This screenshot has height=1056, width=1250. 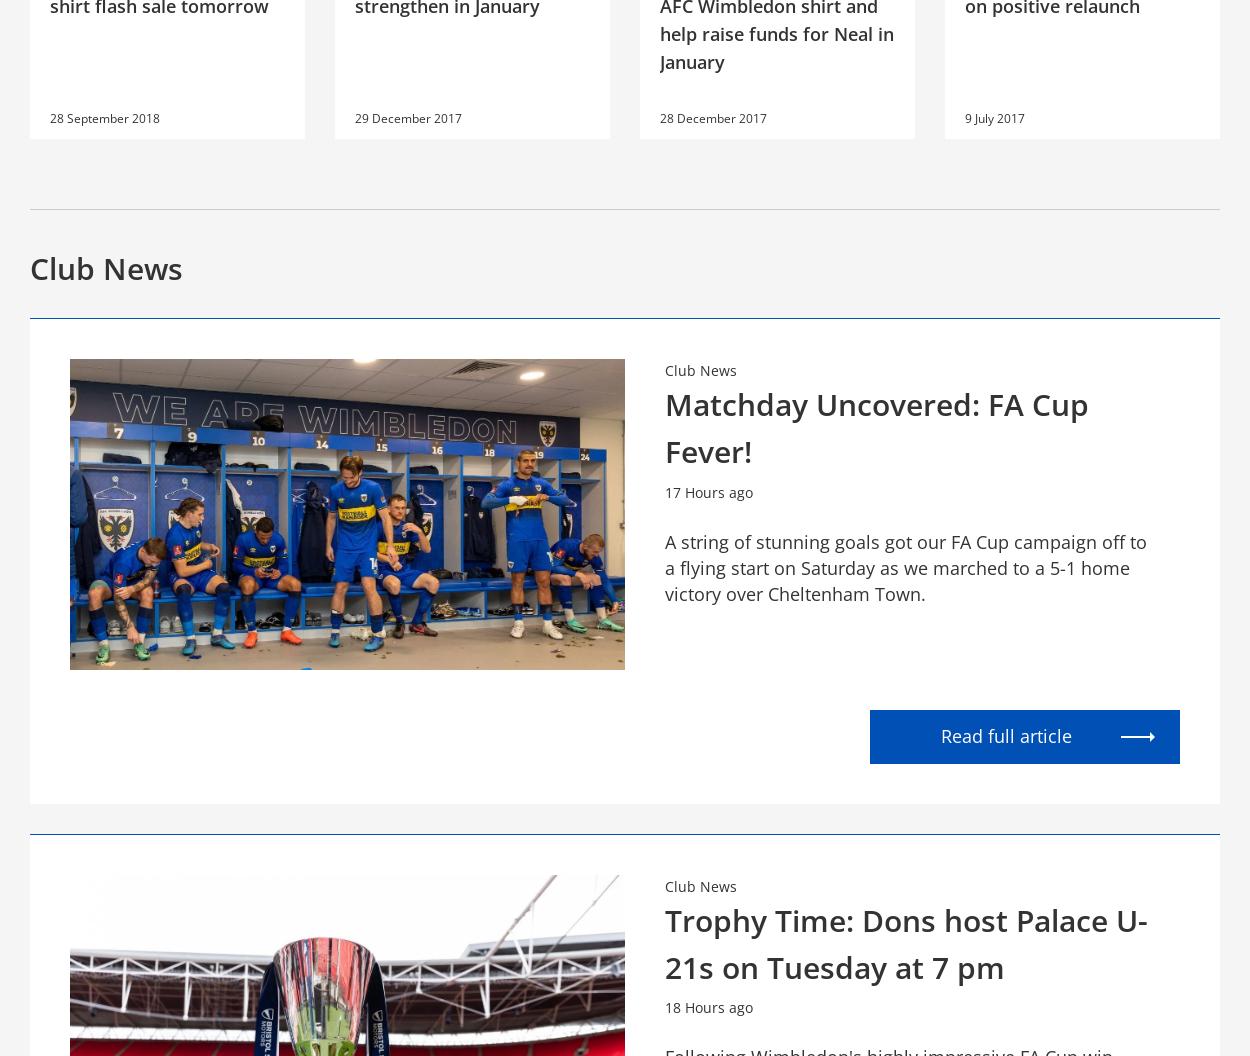 I want to click on '18 Hours ago', so click(x=708, y=1006).